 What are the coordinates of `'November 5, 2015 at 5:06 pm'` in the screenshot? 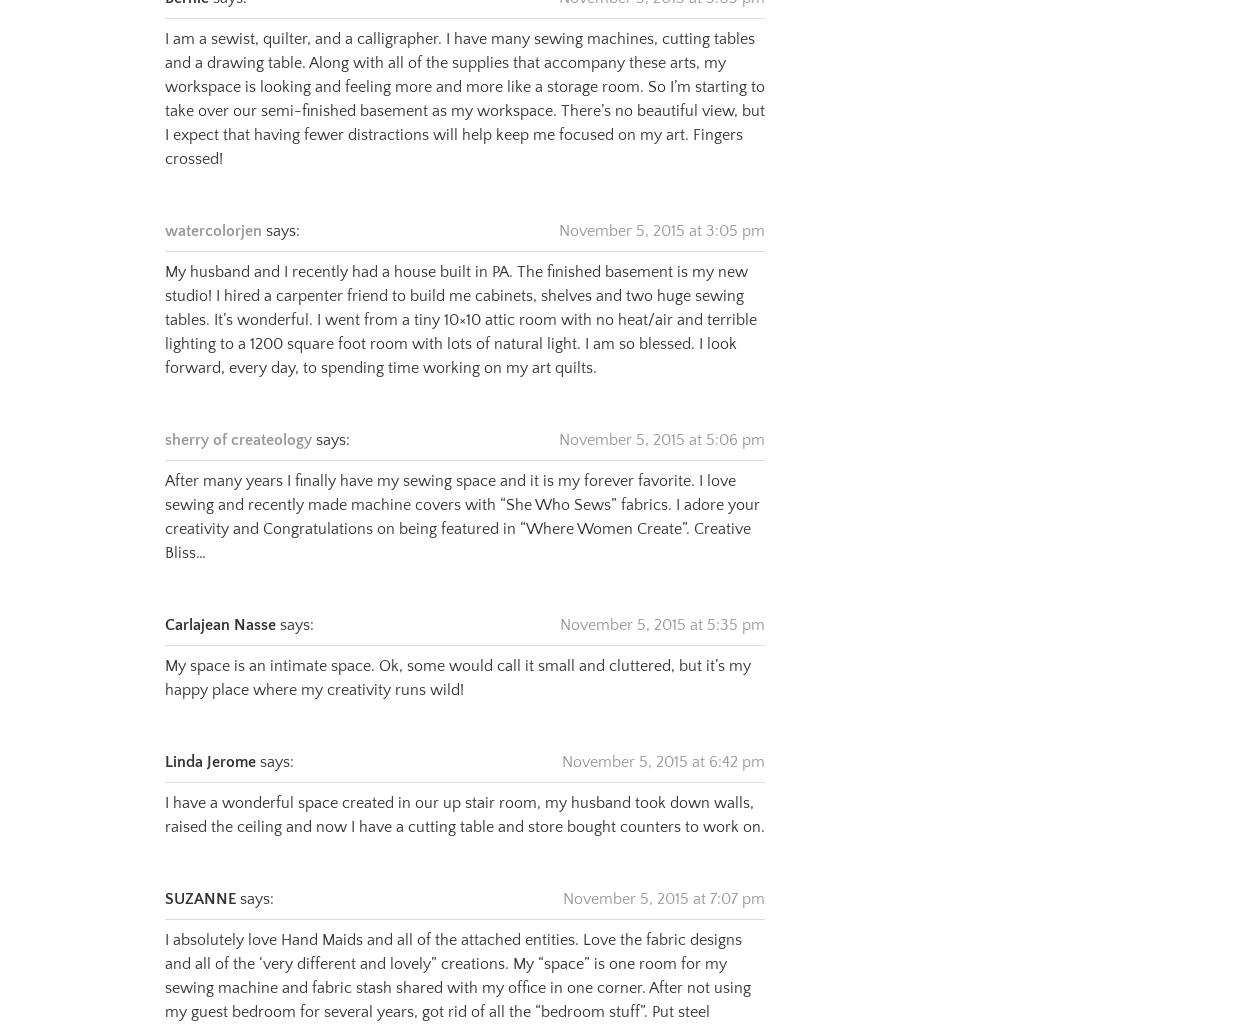 It's located at (559, 414).